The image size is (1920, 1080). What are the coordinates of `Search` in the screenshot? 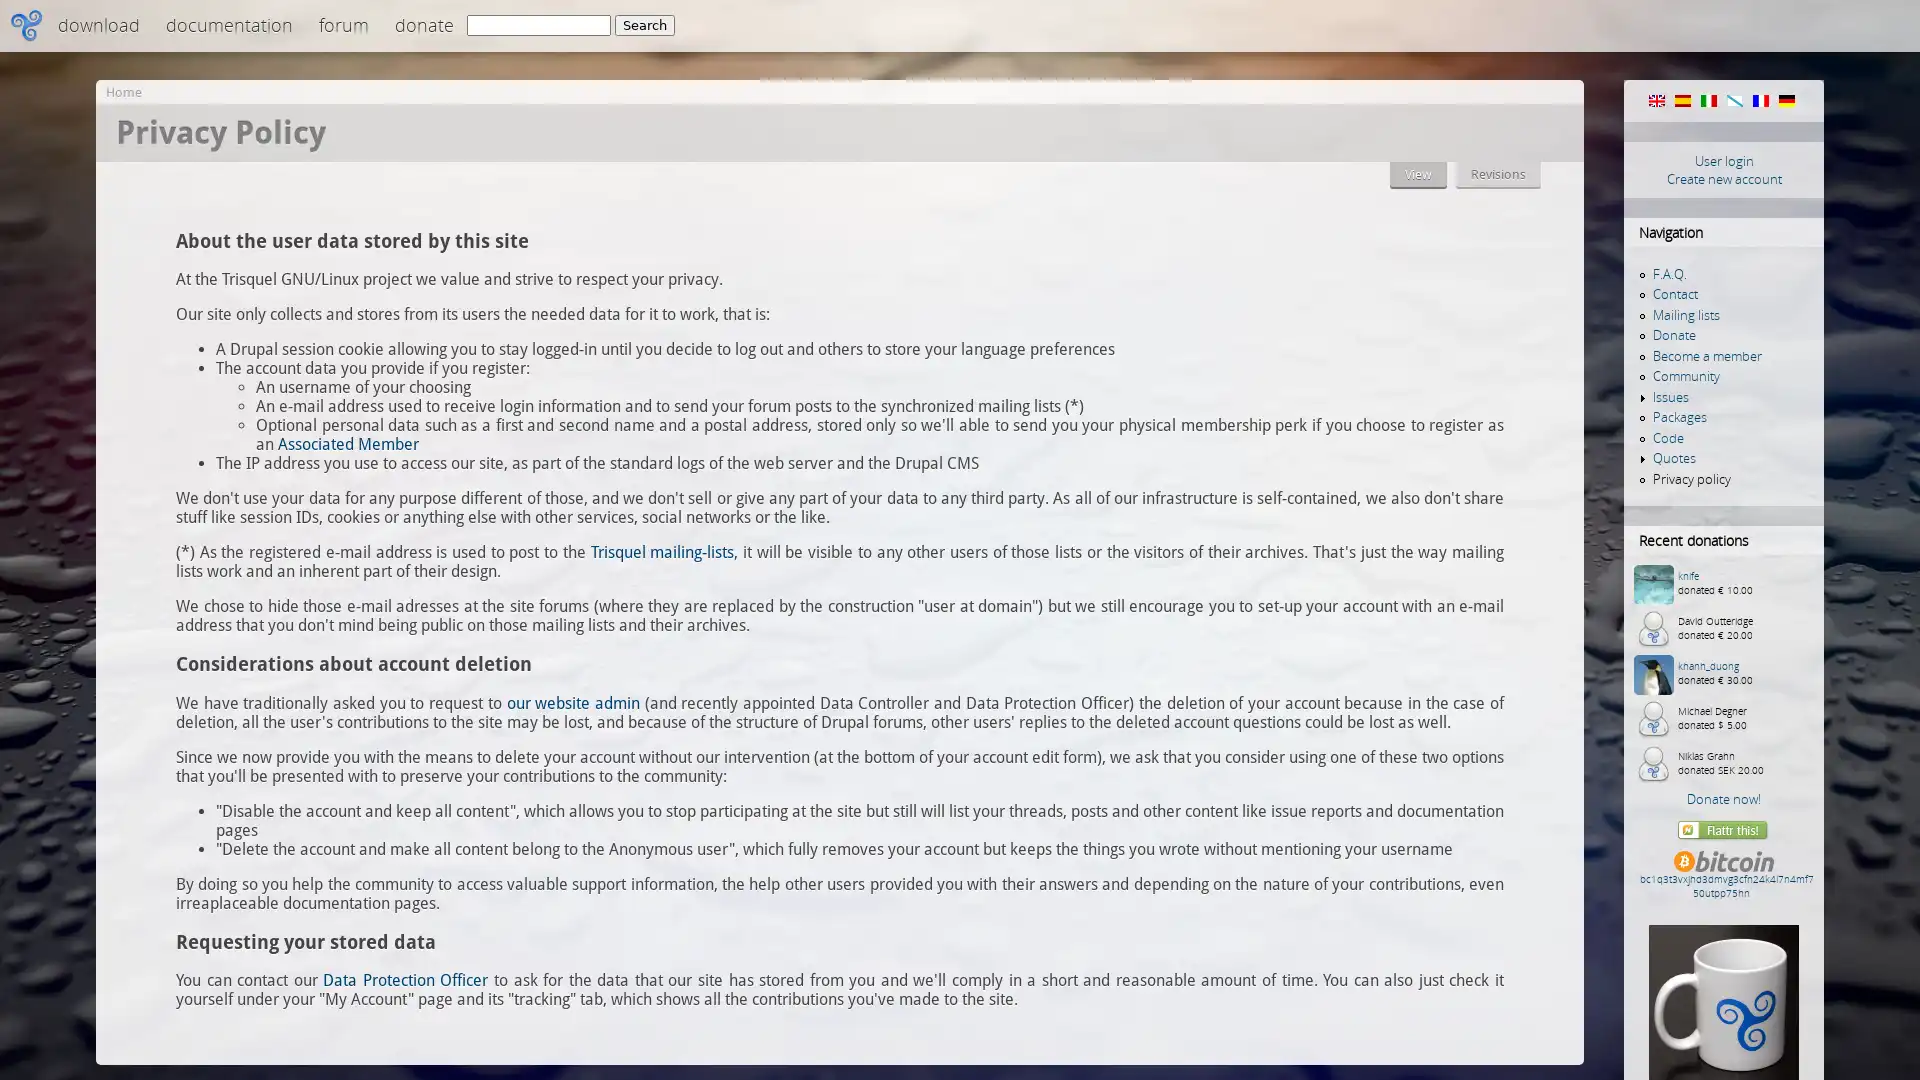 It's located at (644, 25).